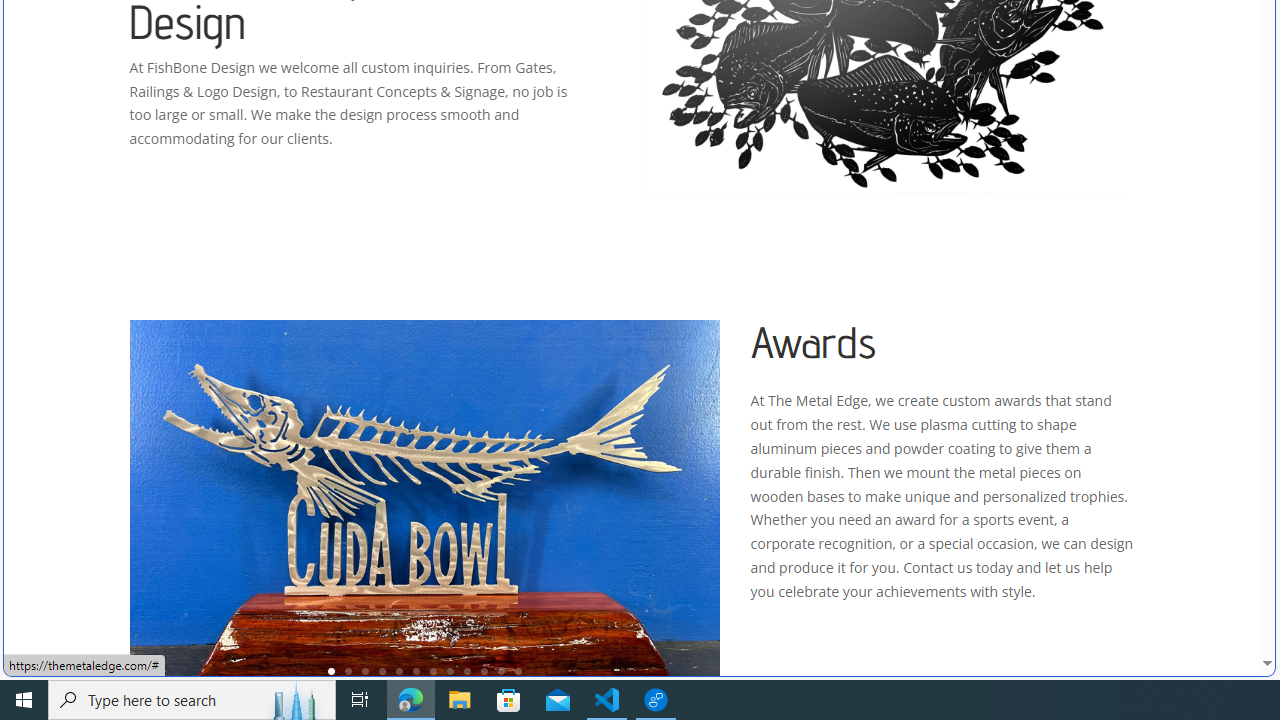  I want to click on '8', so click(449, 671).